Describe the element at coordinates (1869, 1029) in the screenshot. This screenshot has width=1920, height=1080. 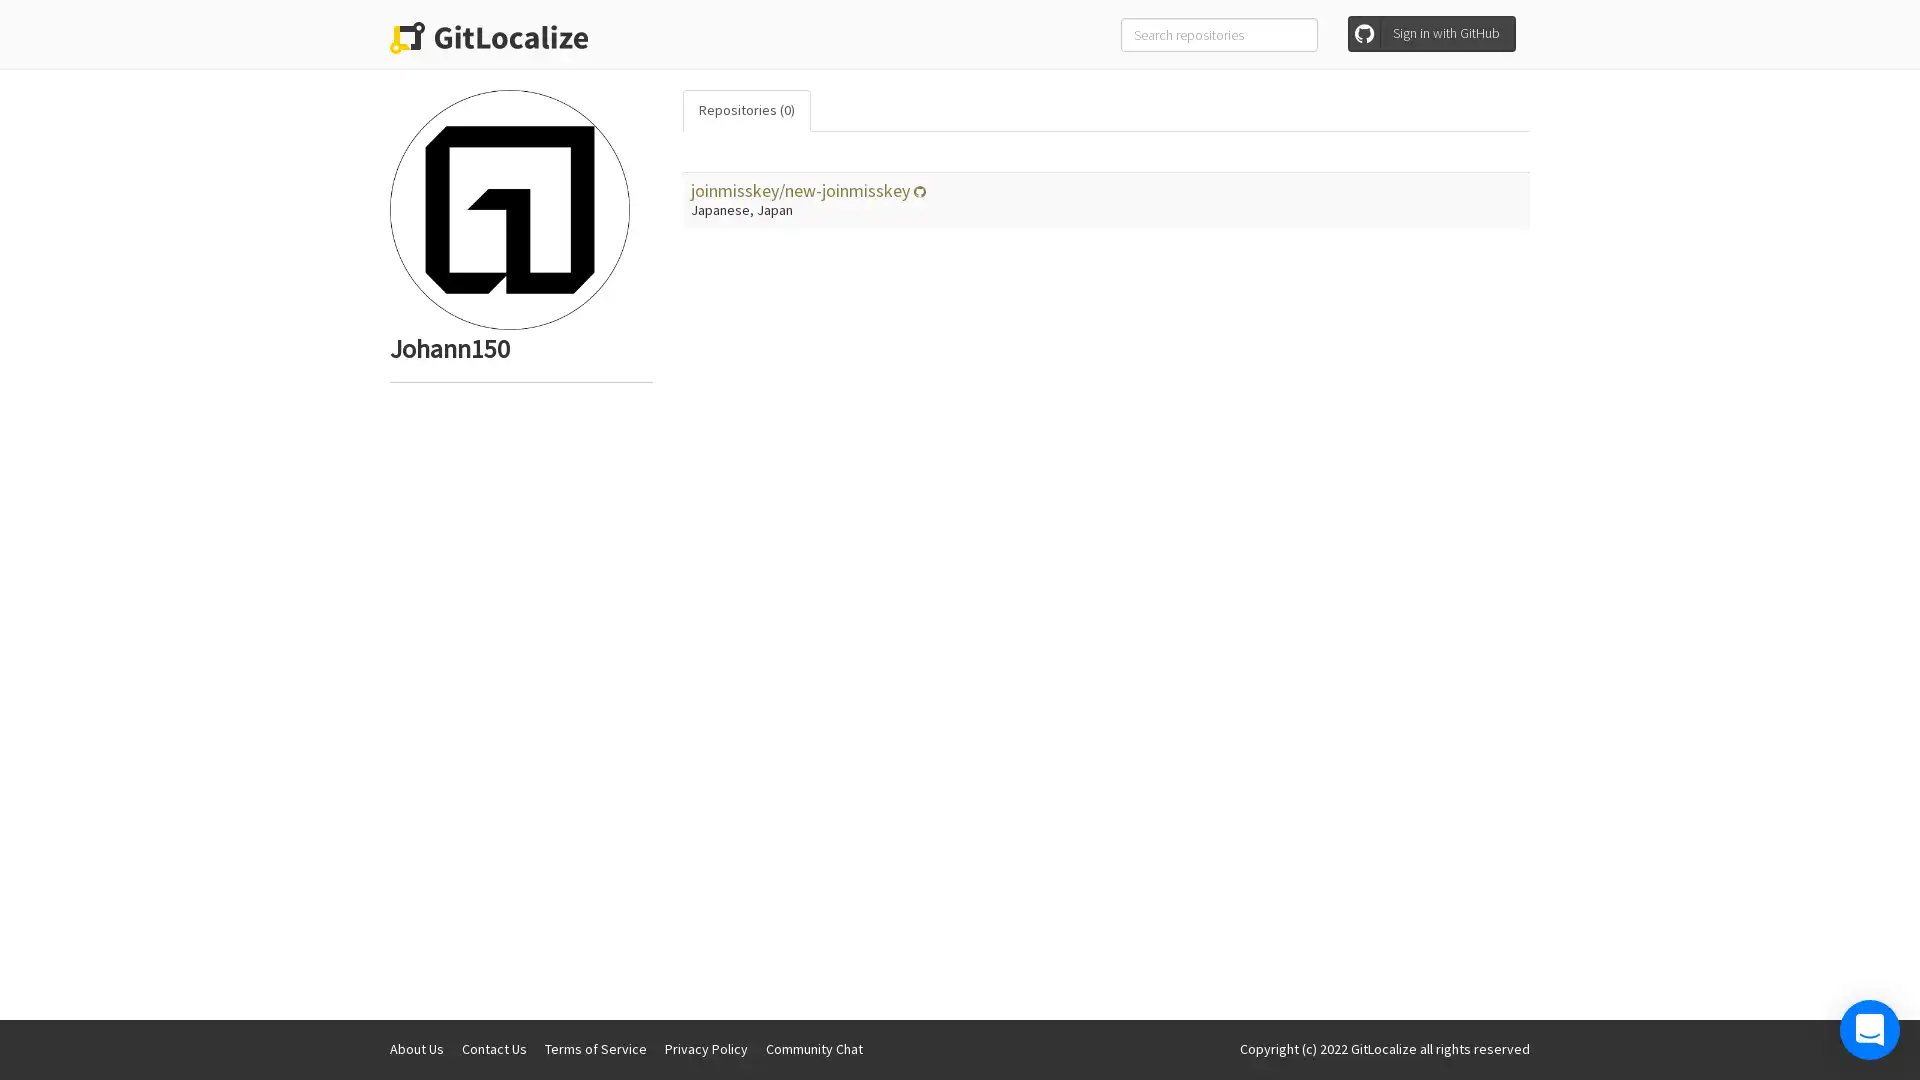
I see `Open Intercom Messenger` at that location.